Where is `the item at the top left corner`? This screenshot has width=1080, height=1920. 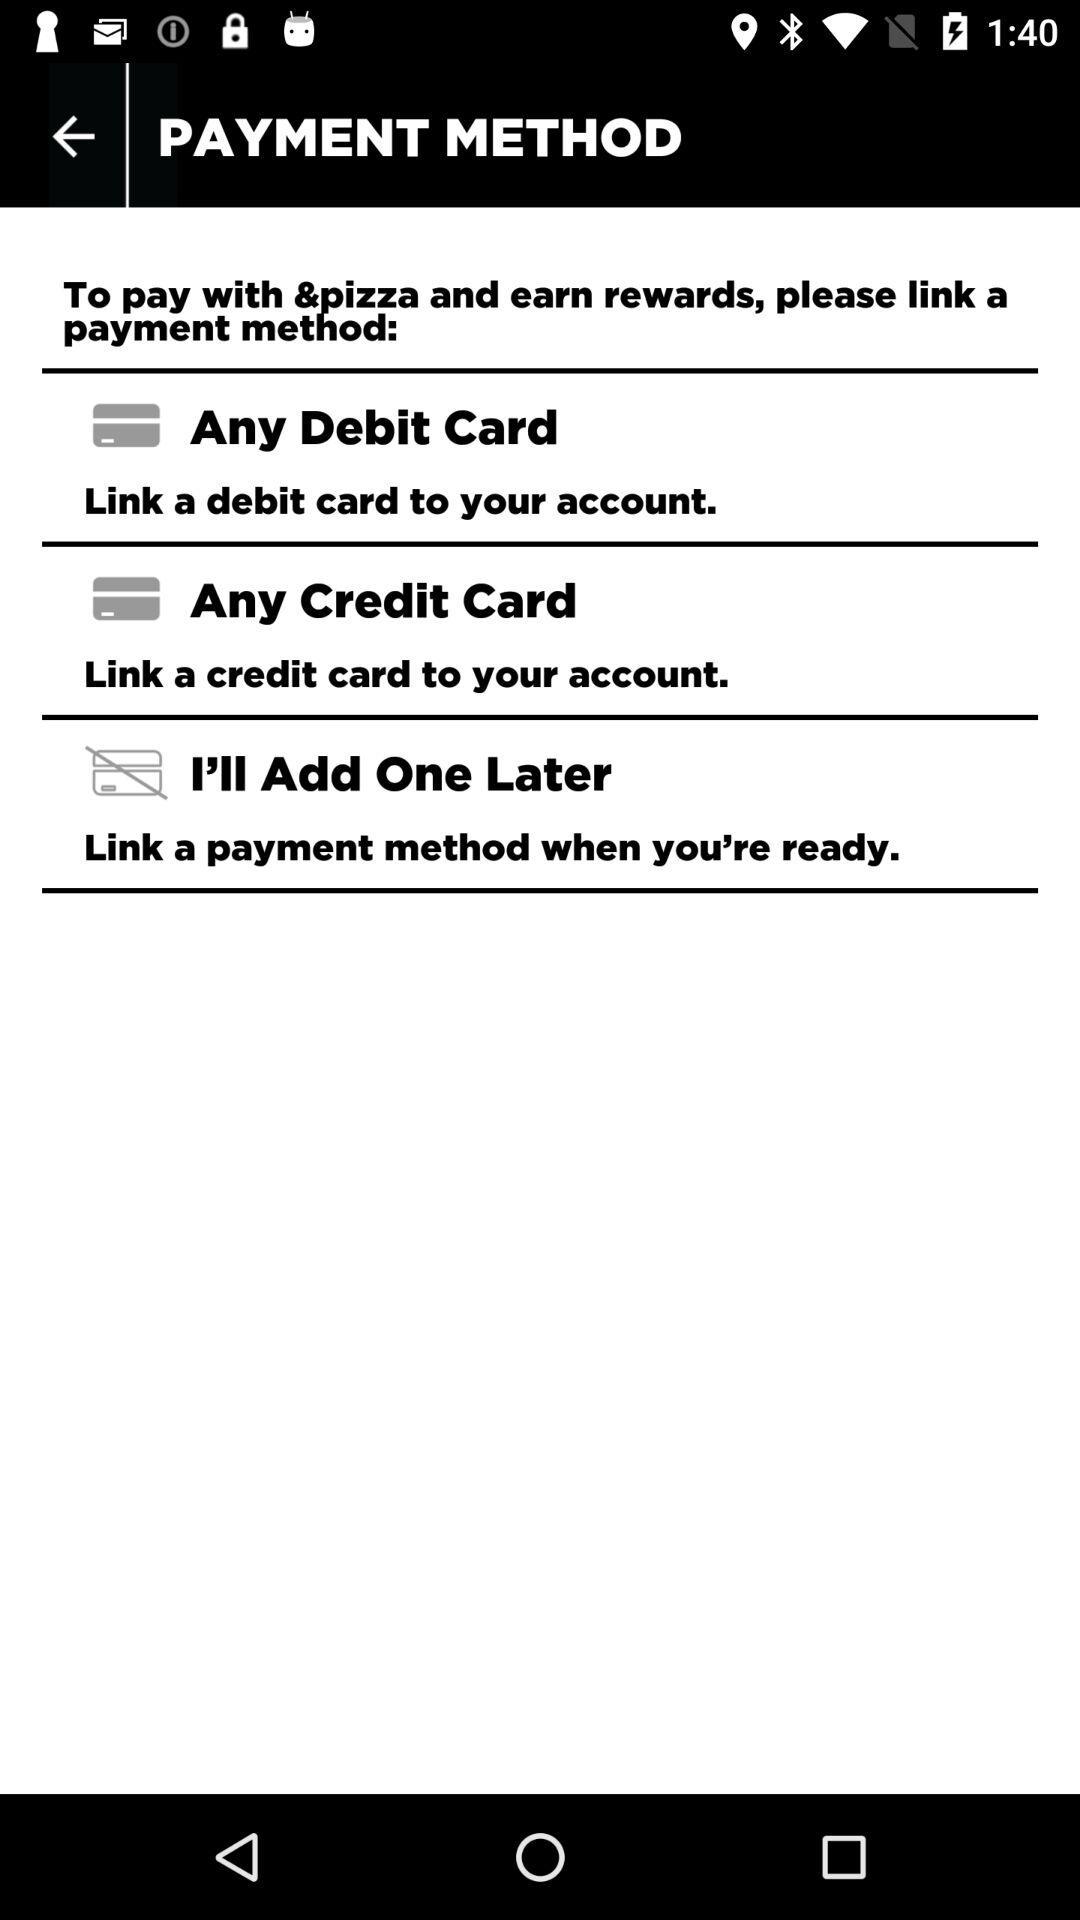
the item at the top left corner is located at coordinates (72, 135).